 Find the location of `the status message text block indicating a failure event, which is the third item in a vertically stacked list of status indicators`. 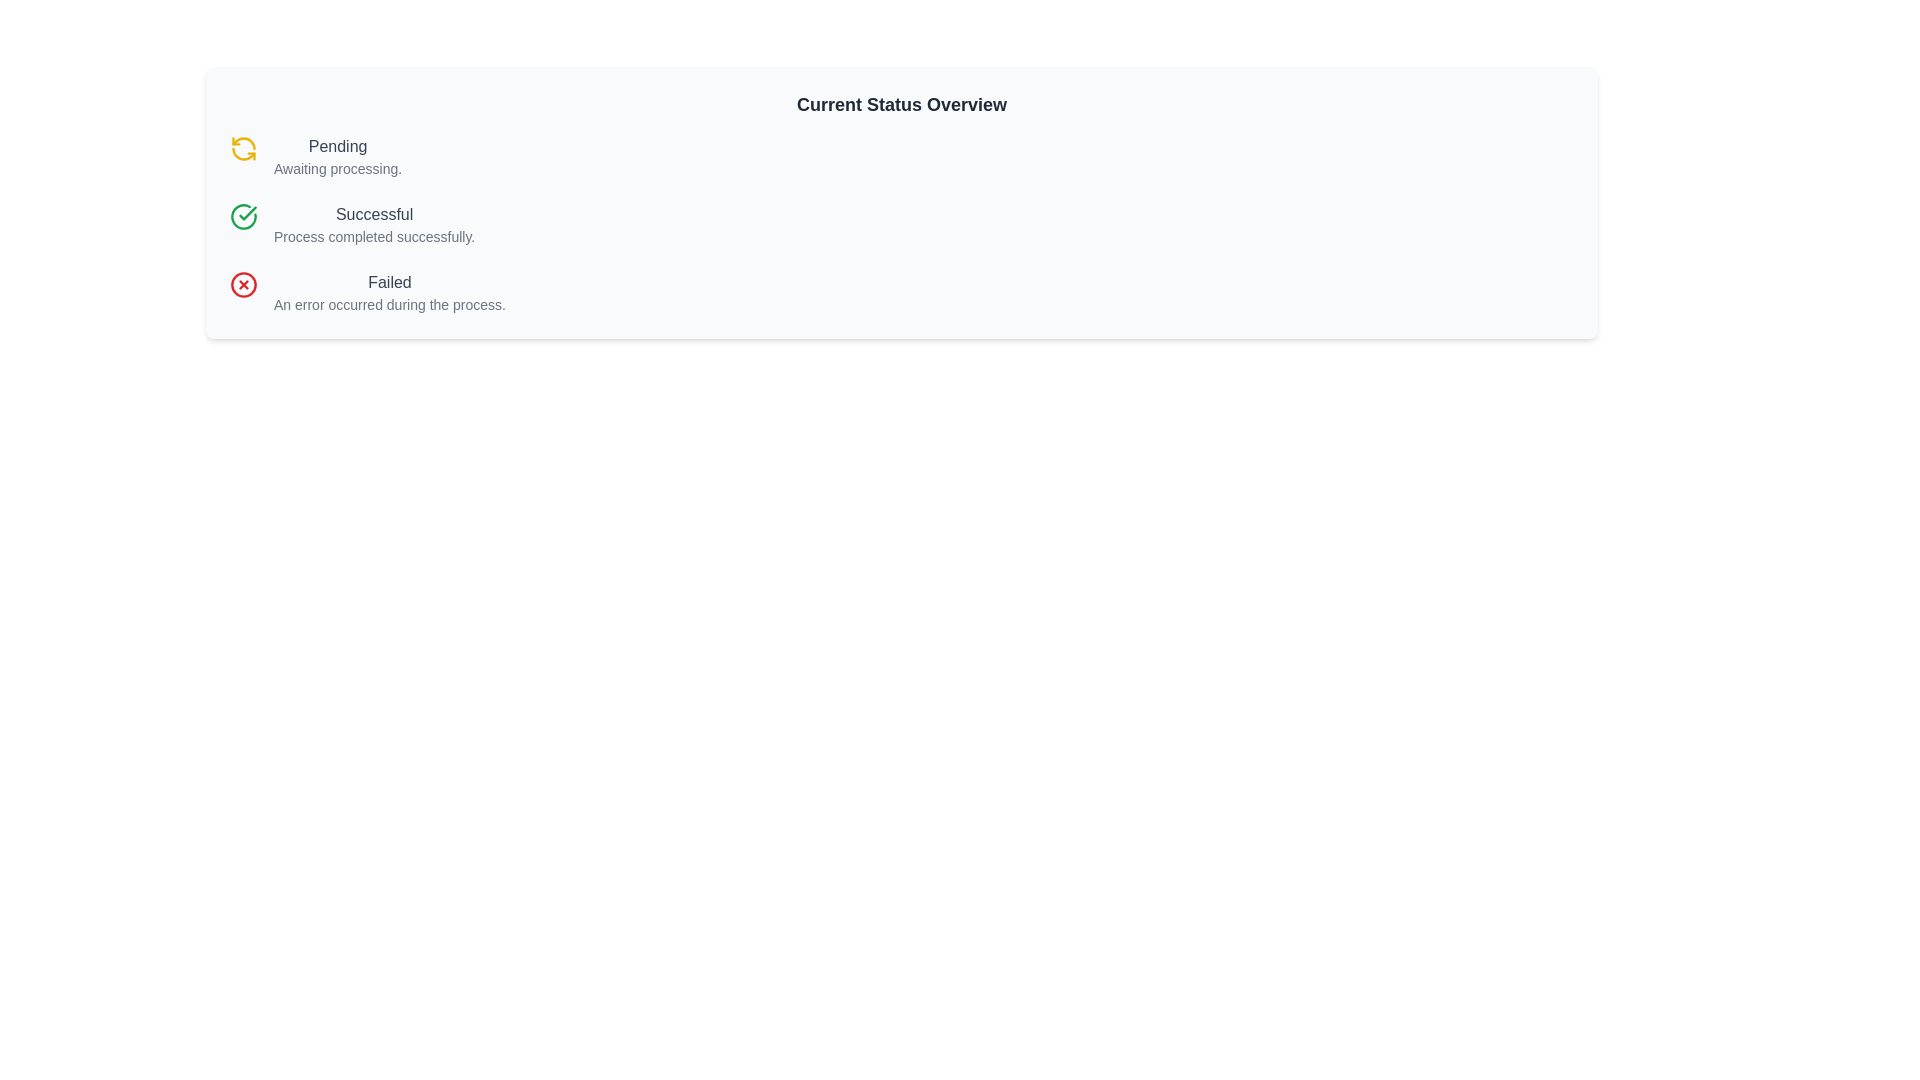

the status message text block indicating a failure event, which is the third item in a vertically stacked list of status indicators is located at coordinates (389, 293).